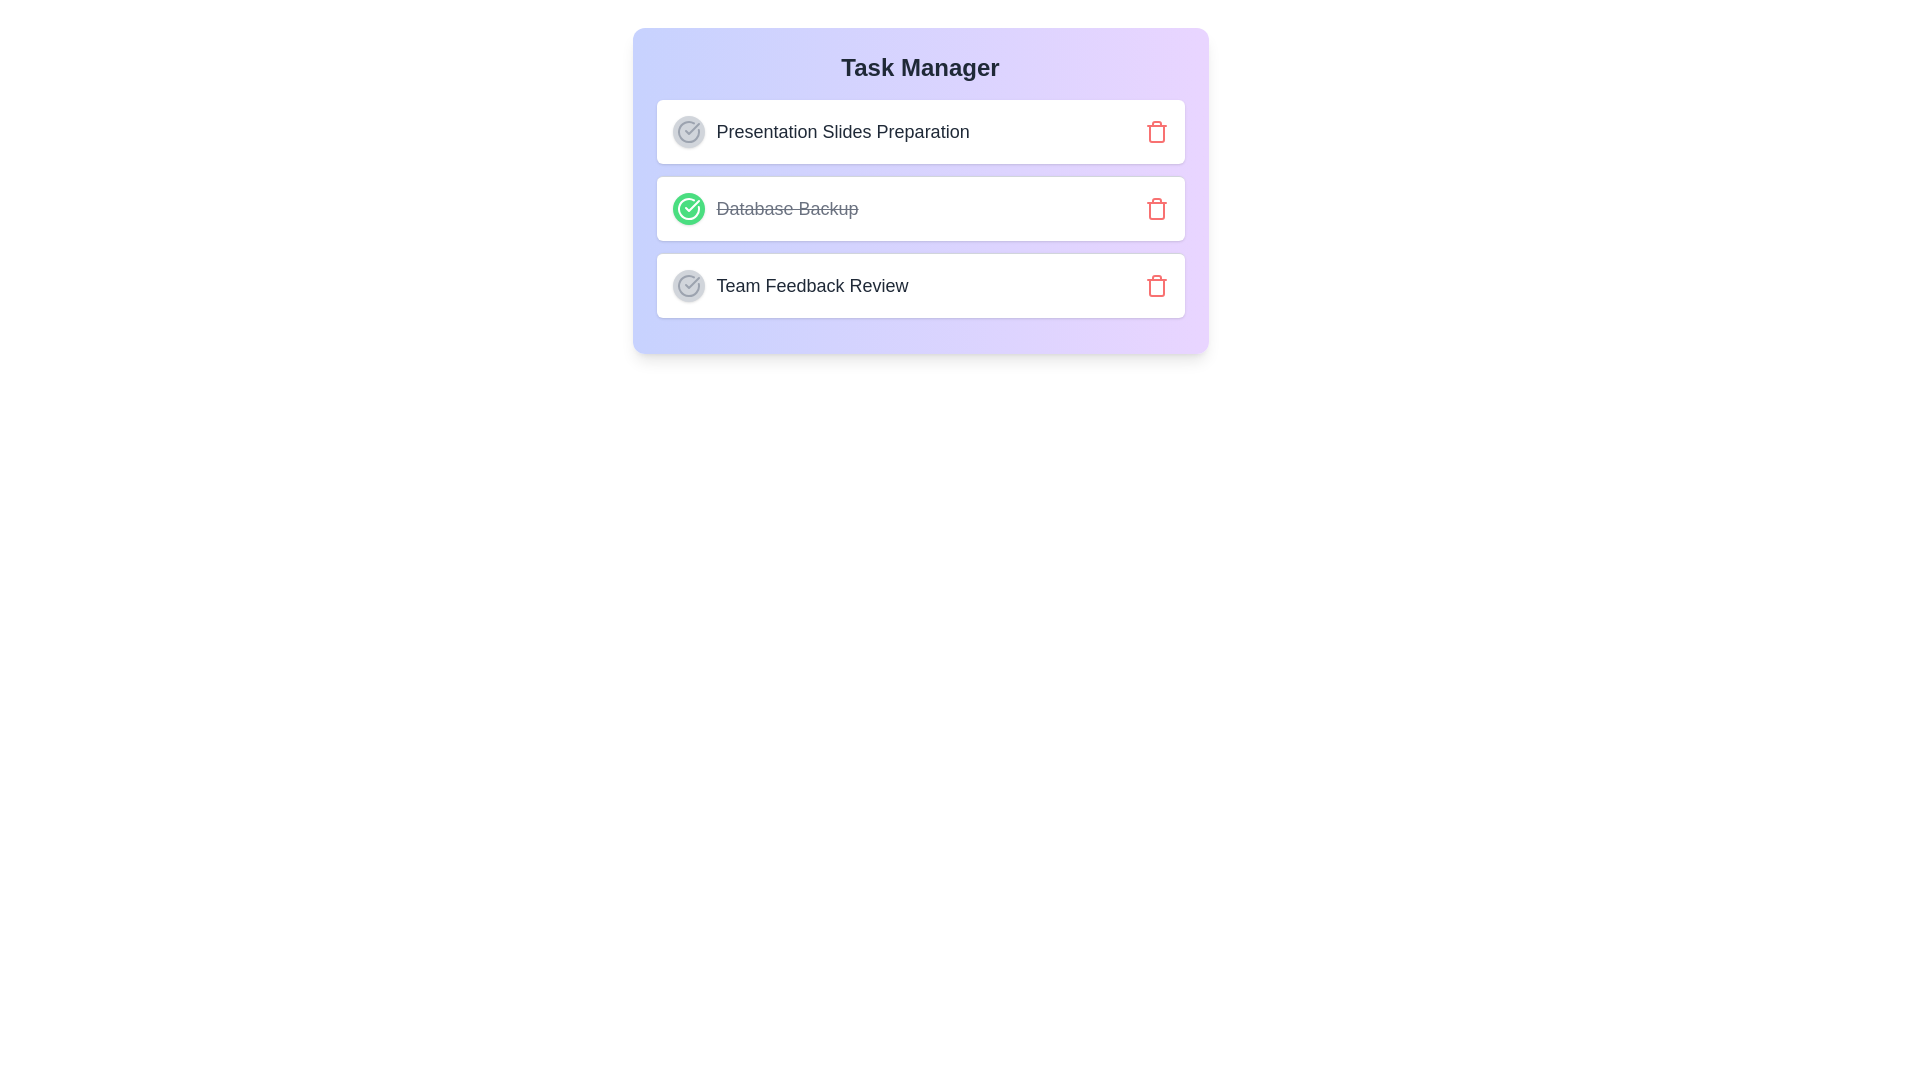  Describe the element at coordinates (1156, 131) in the screenshot. I see `trash icon next to the task named Presentation Slides Preparation to delete it` at that location.